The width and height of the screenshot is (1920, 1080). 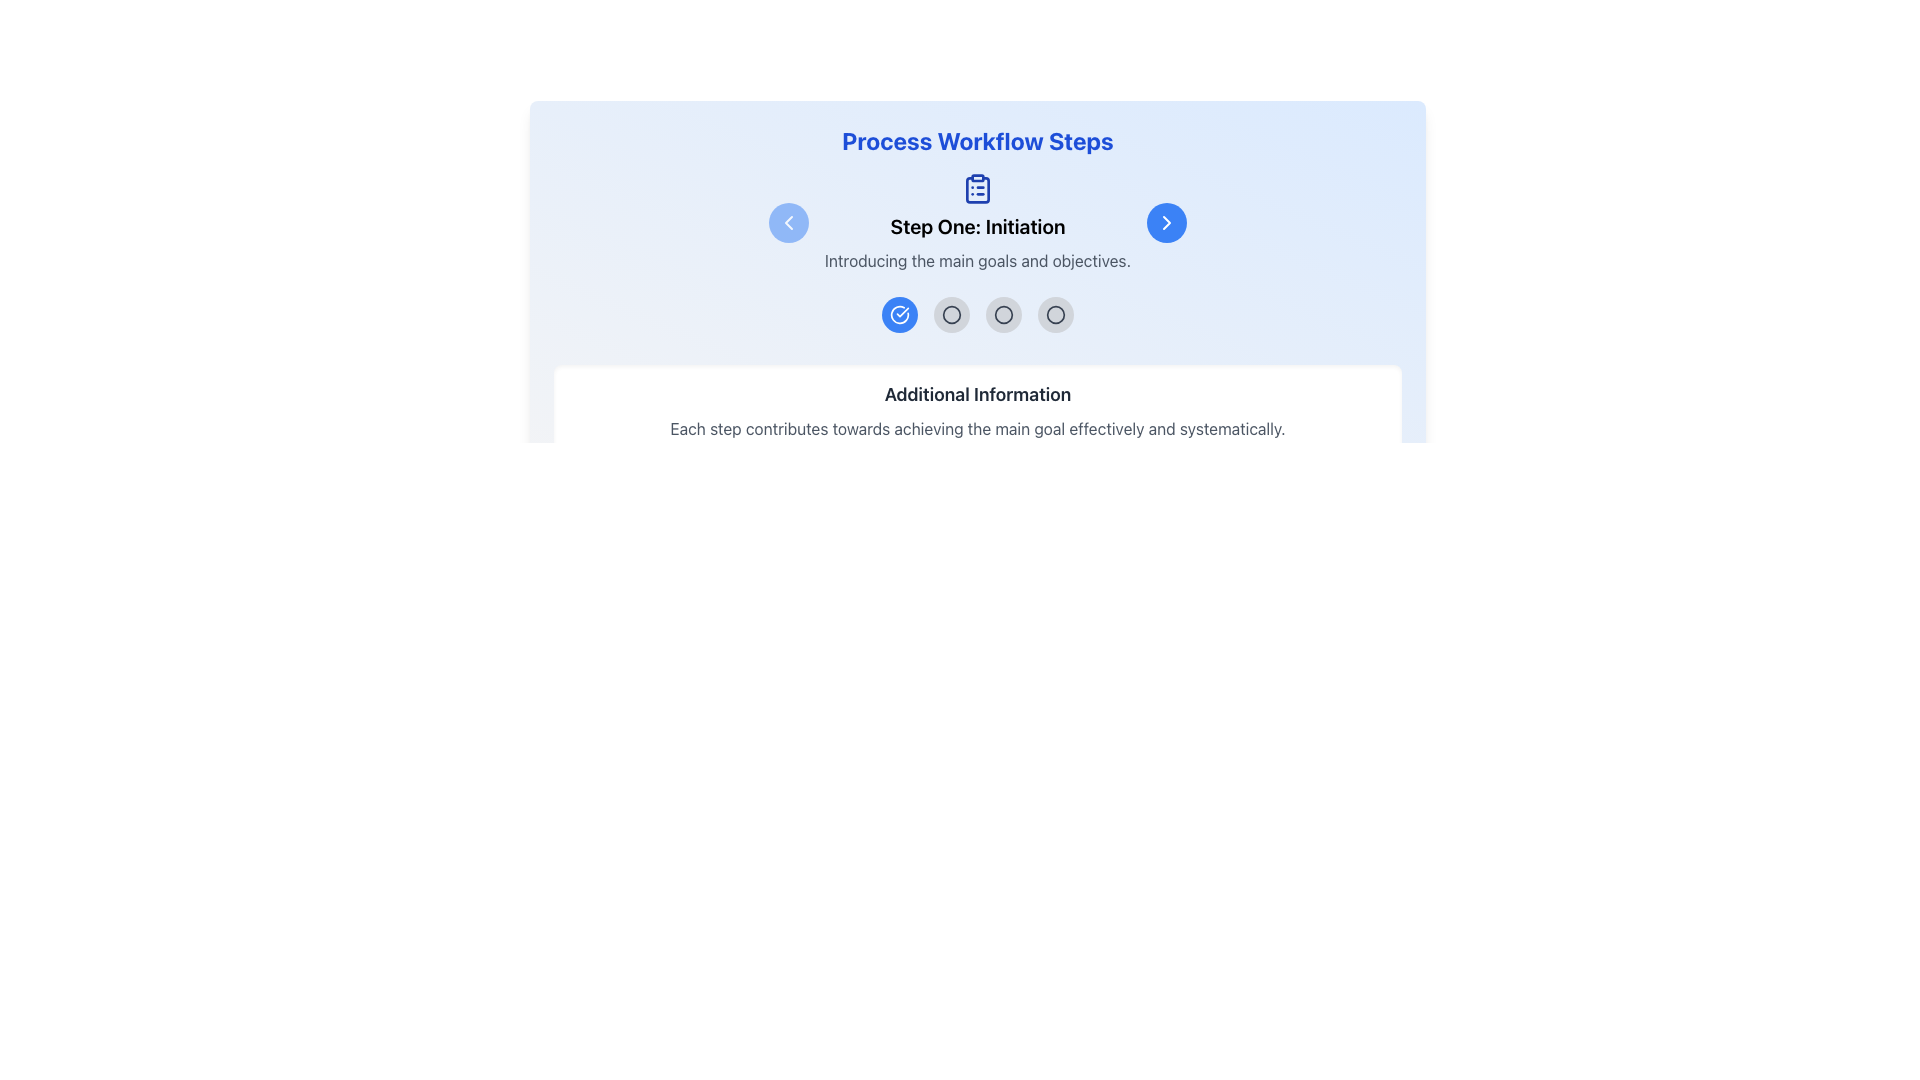 What do you see at coordinates (899, 315) in the screenshot?
I see `the first circular icon representing a completed step in the progress tracker below the text 'Step One: Initiation'` at bounding box center [899, 315].